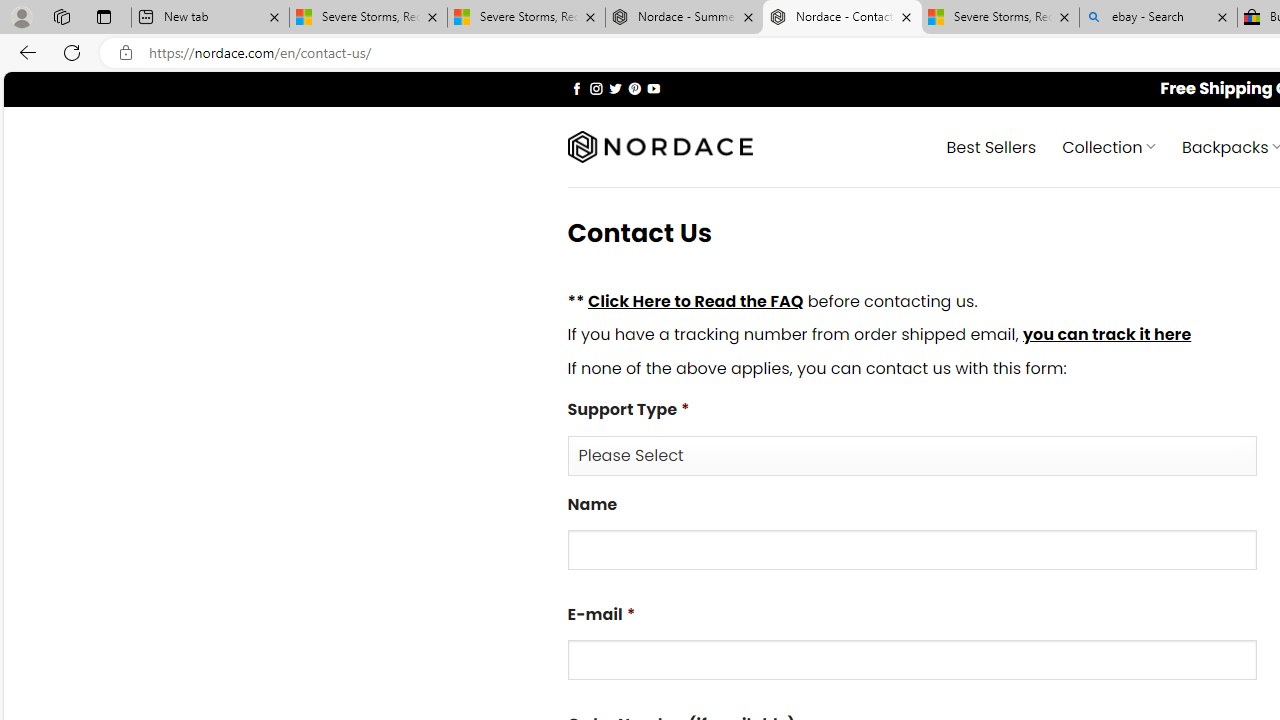 This screenshot has width=1280, height=720. What do you see at coordinates (1105, 334) in the screenshot?
I see `'you can track it here'` at bounding box center [1105, 334].